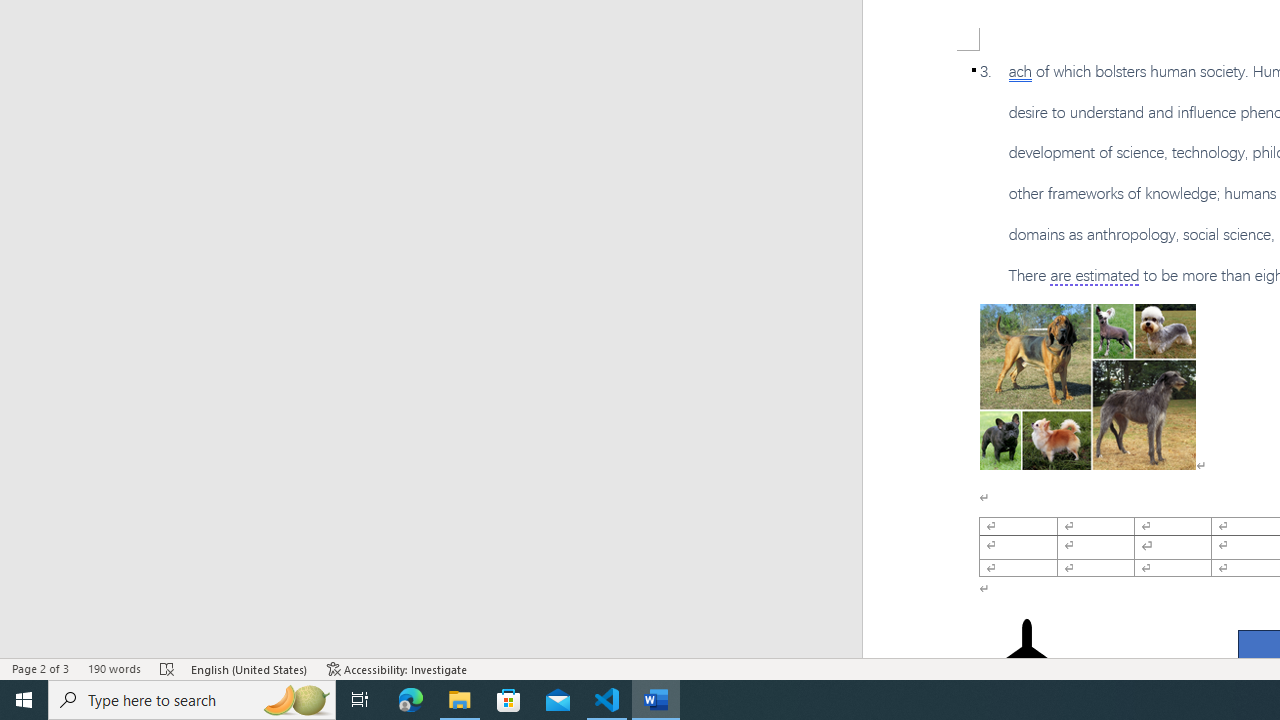 The height and width of the screenshot is (720, 1280). What do you see at coordinates (1087, 387) in the screenshot?
I see `'Morphological variation in six dogs'` at bounding box center [1087, 387].